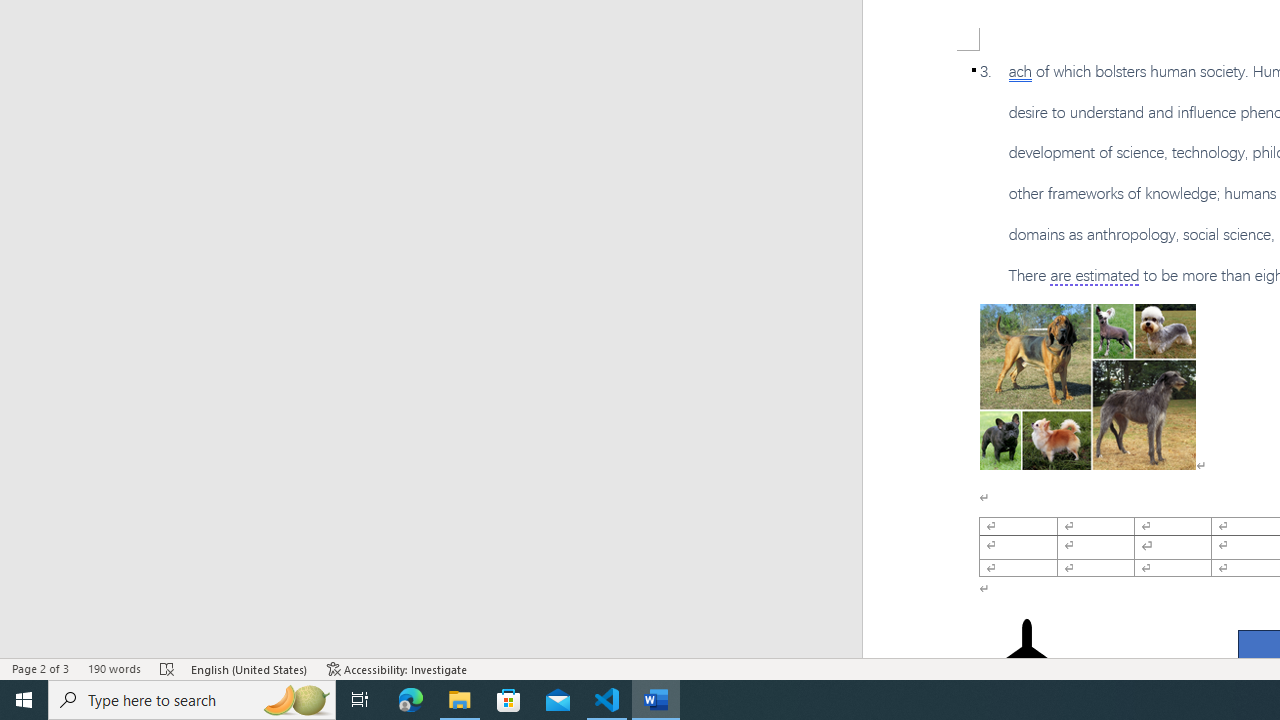 The height and width of the screenshot is (720, 1280). What do you see at coordinates (1087, 387) in the screenshot?
I see `'Morphological variation in six dogs'` at bounding box center [1087, 387].